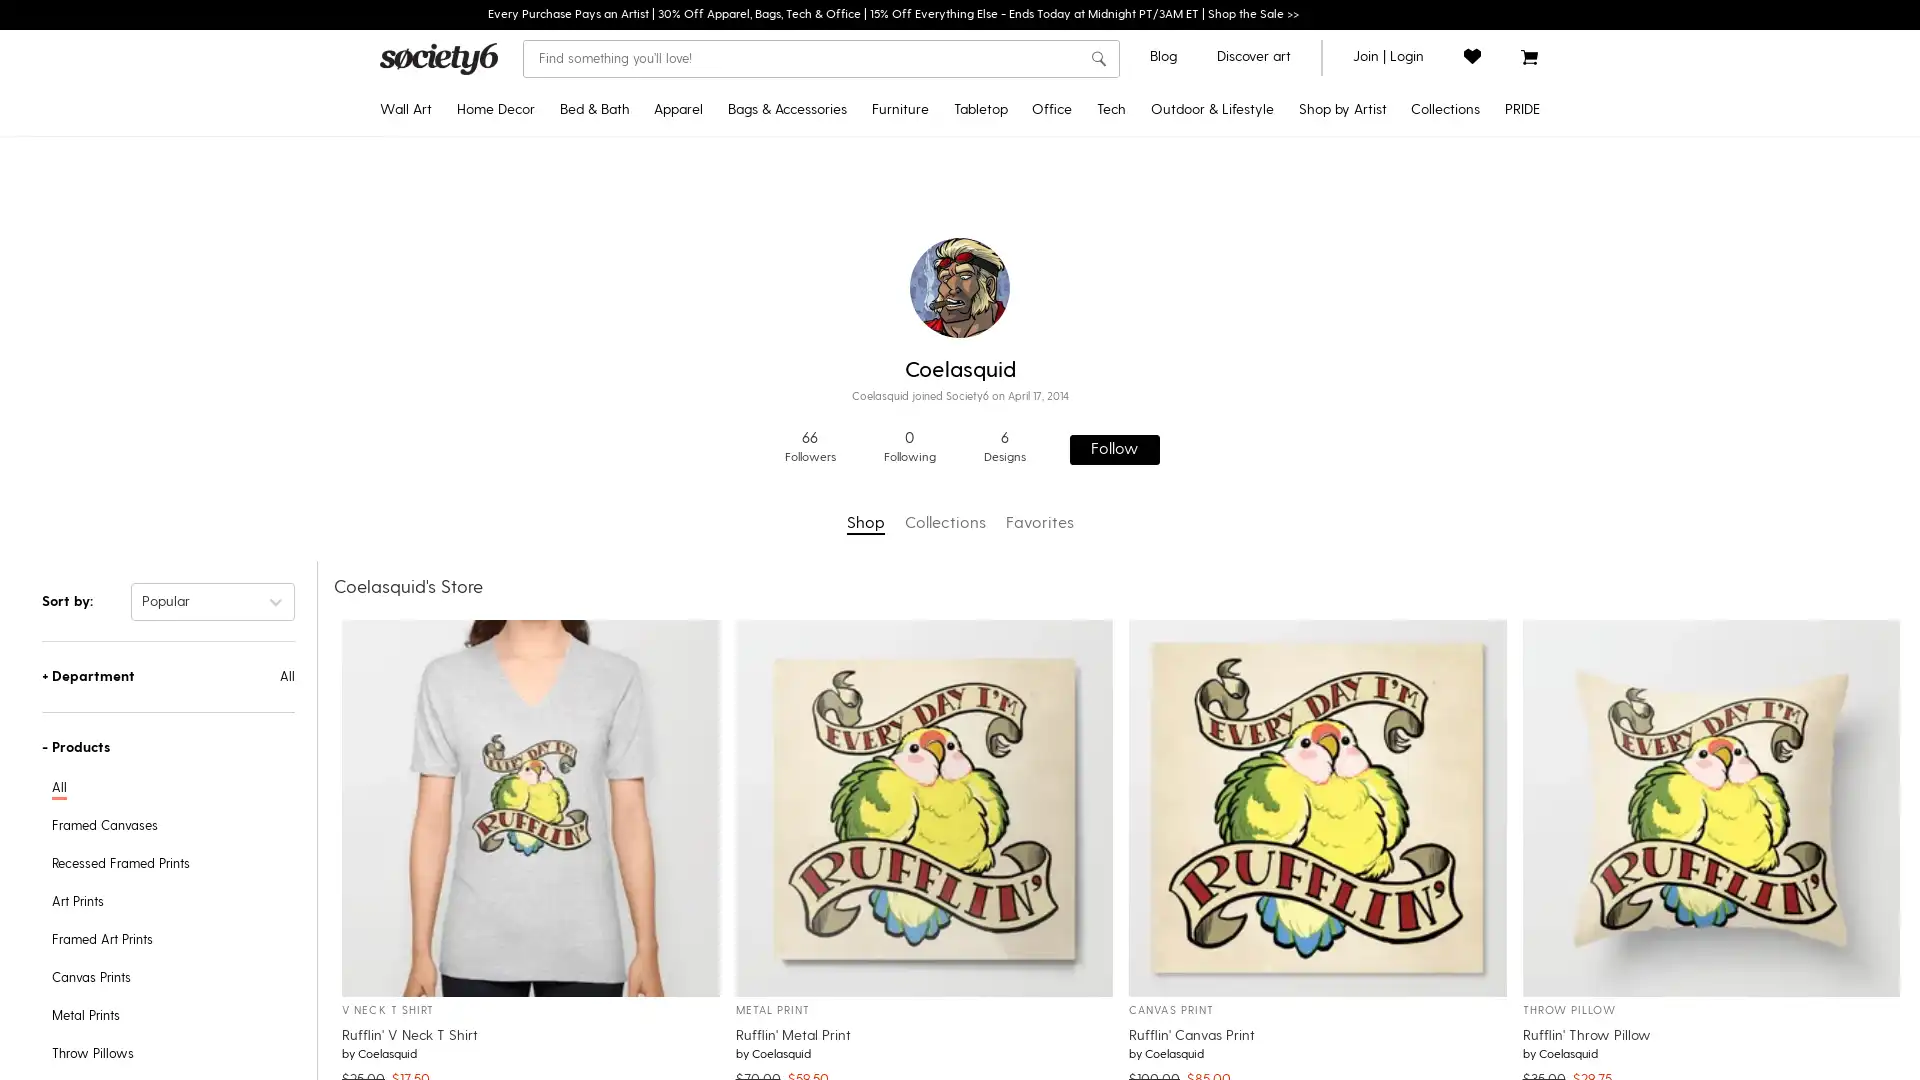 This screenshot has height=1080, width=1920. What do you see at coordinates (470, 320) in the screenshot?
I see `Tapestries` at bounding box center [470, 320].